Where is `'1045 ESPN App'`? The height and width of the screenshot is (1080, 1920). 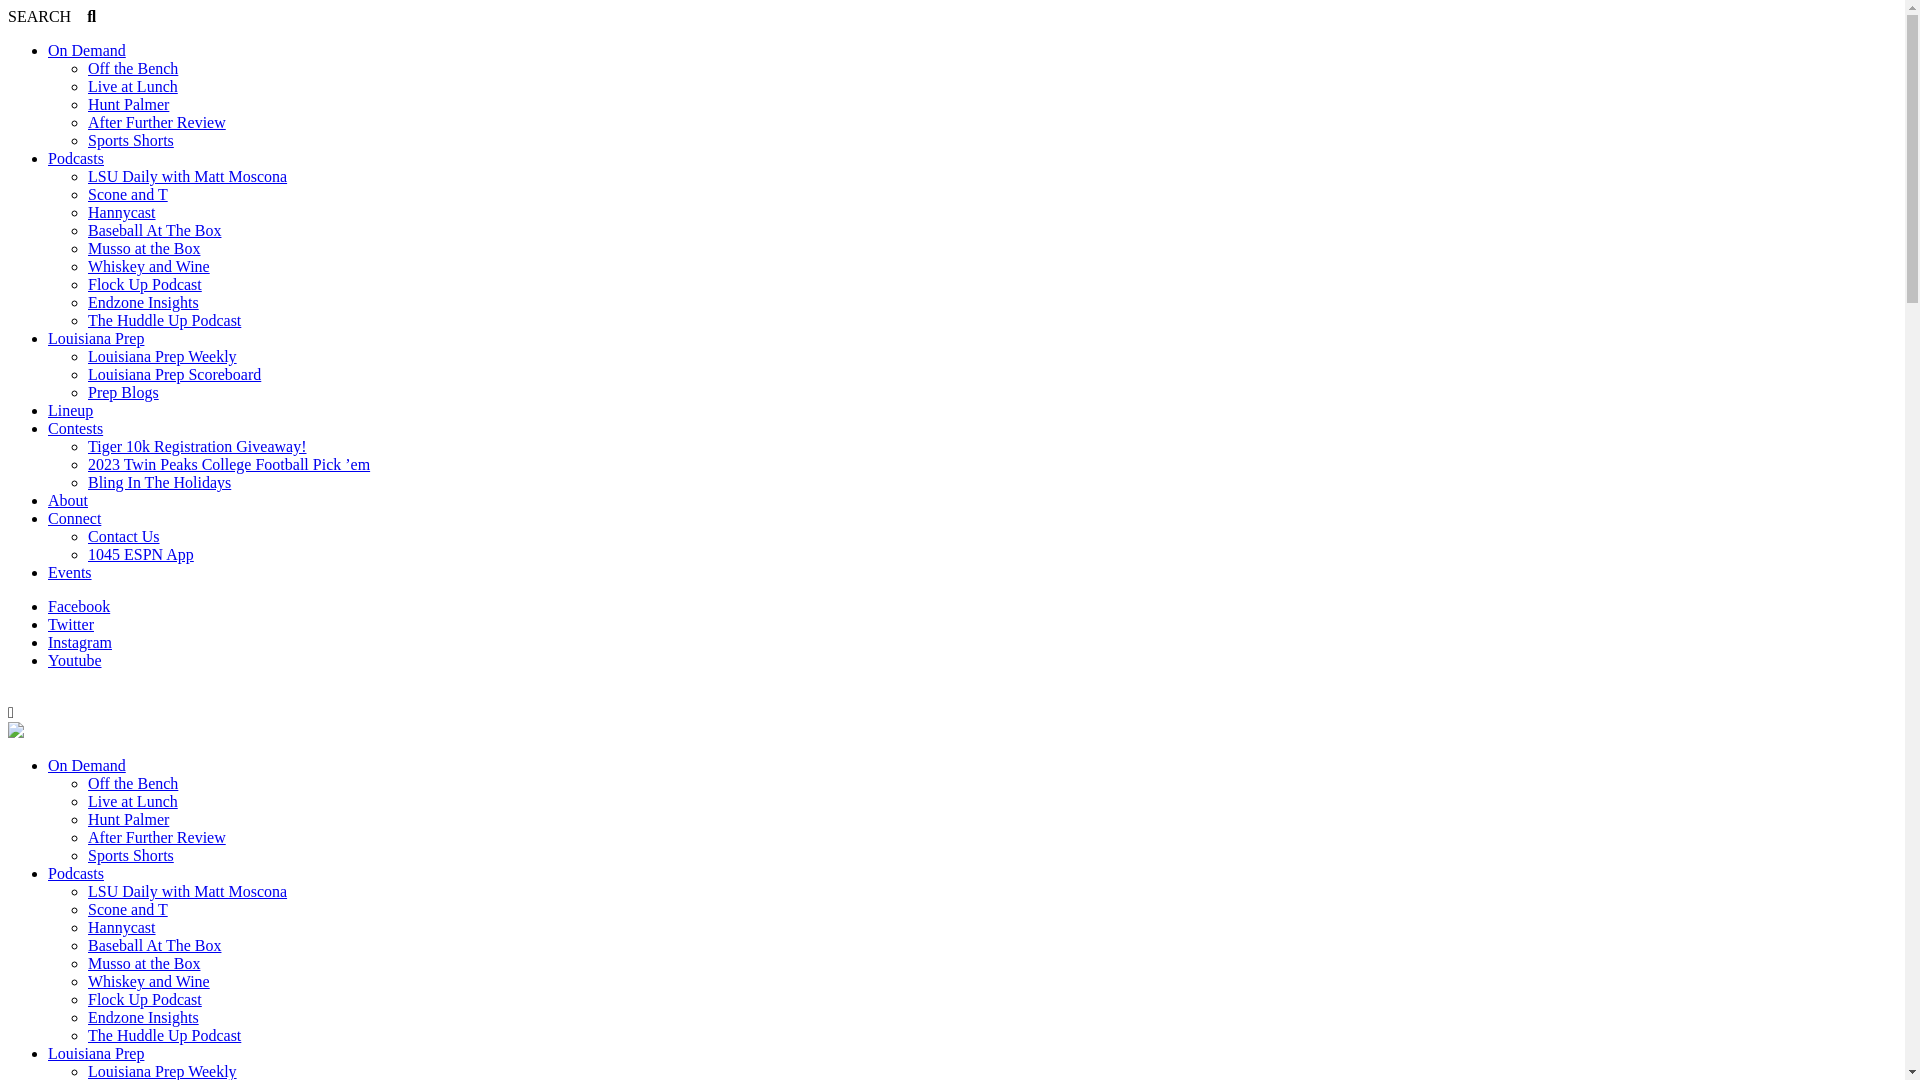
'1045 ESPN App' is located at coordinates (139, 554).